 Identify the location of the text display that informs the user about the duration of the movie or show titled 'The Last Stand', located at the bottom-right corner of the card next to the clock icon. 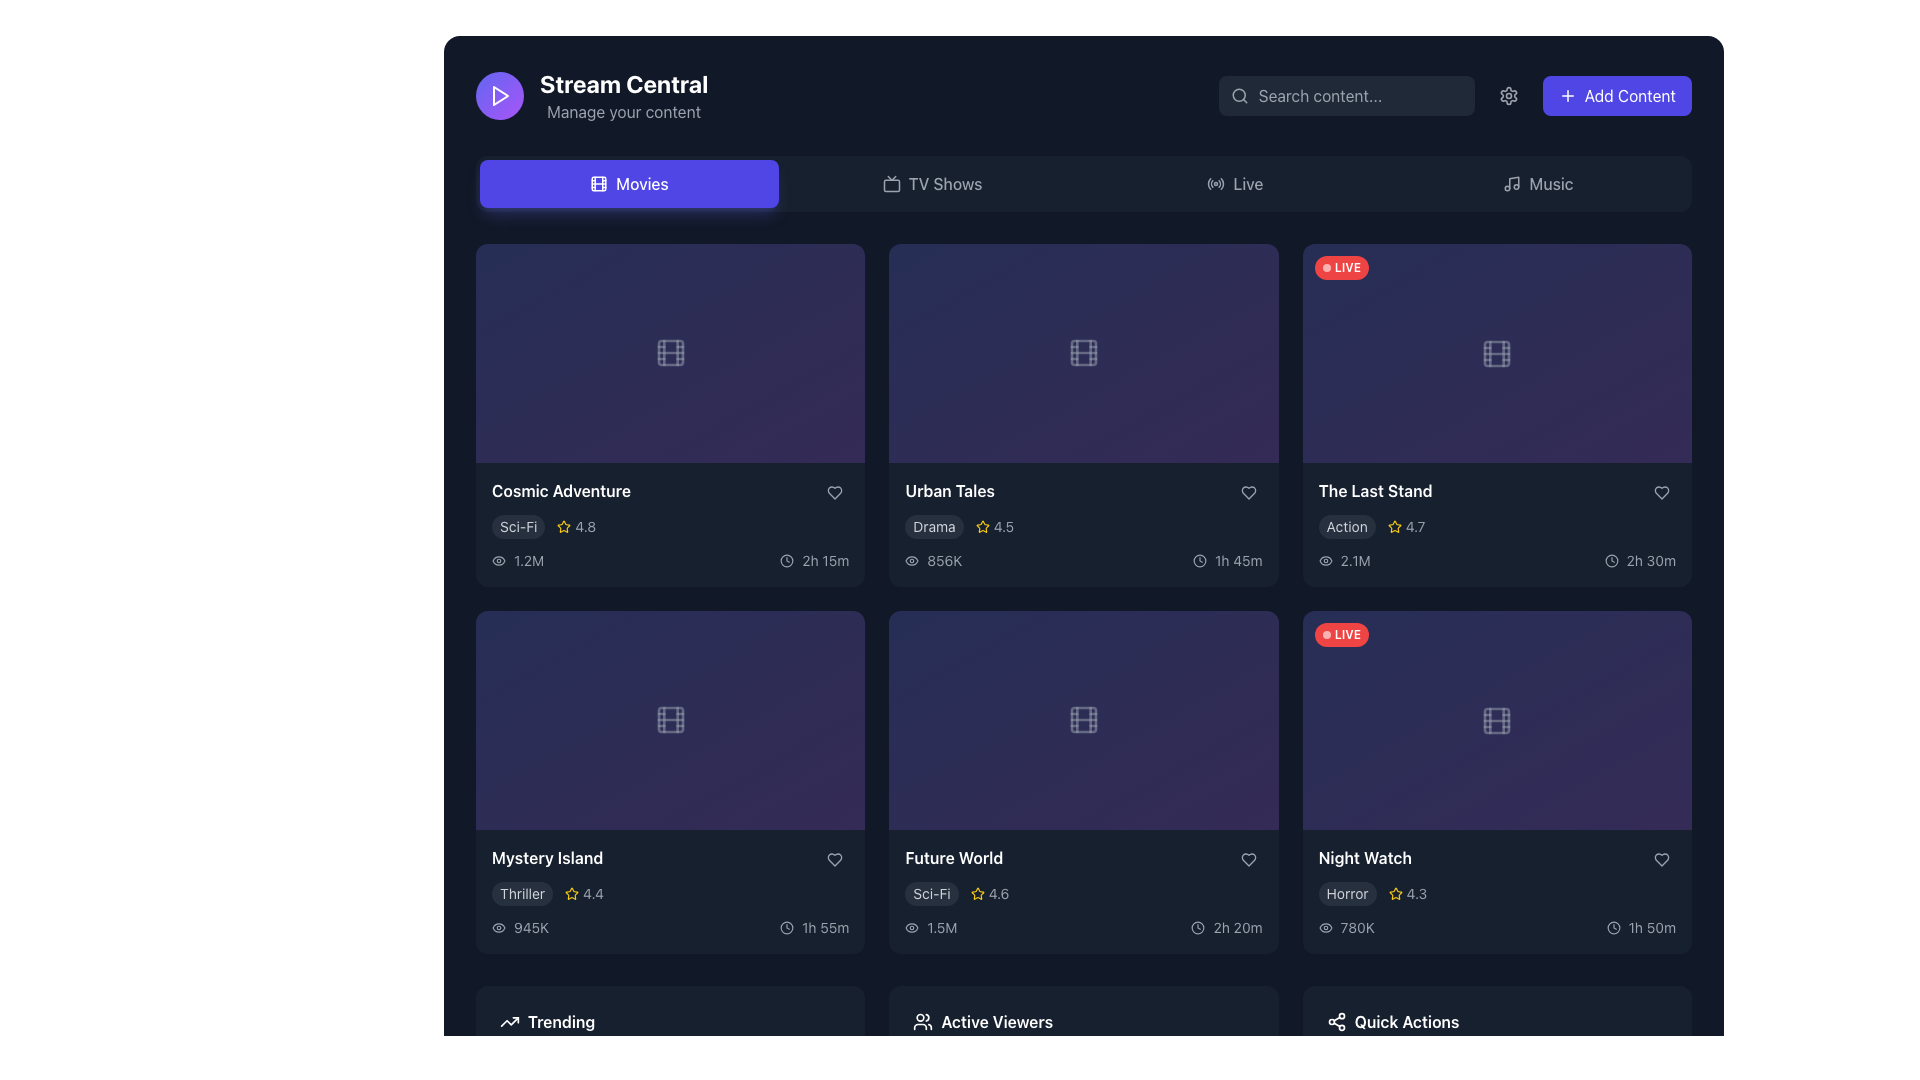
(1651, 560).